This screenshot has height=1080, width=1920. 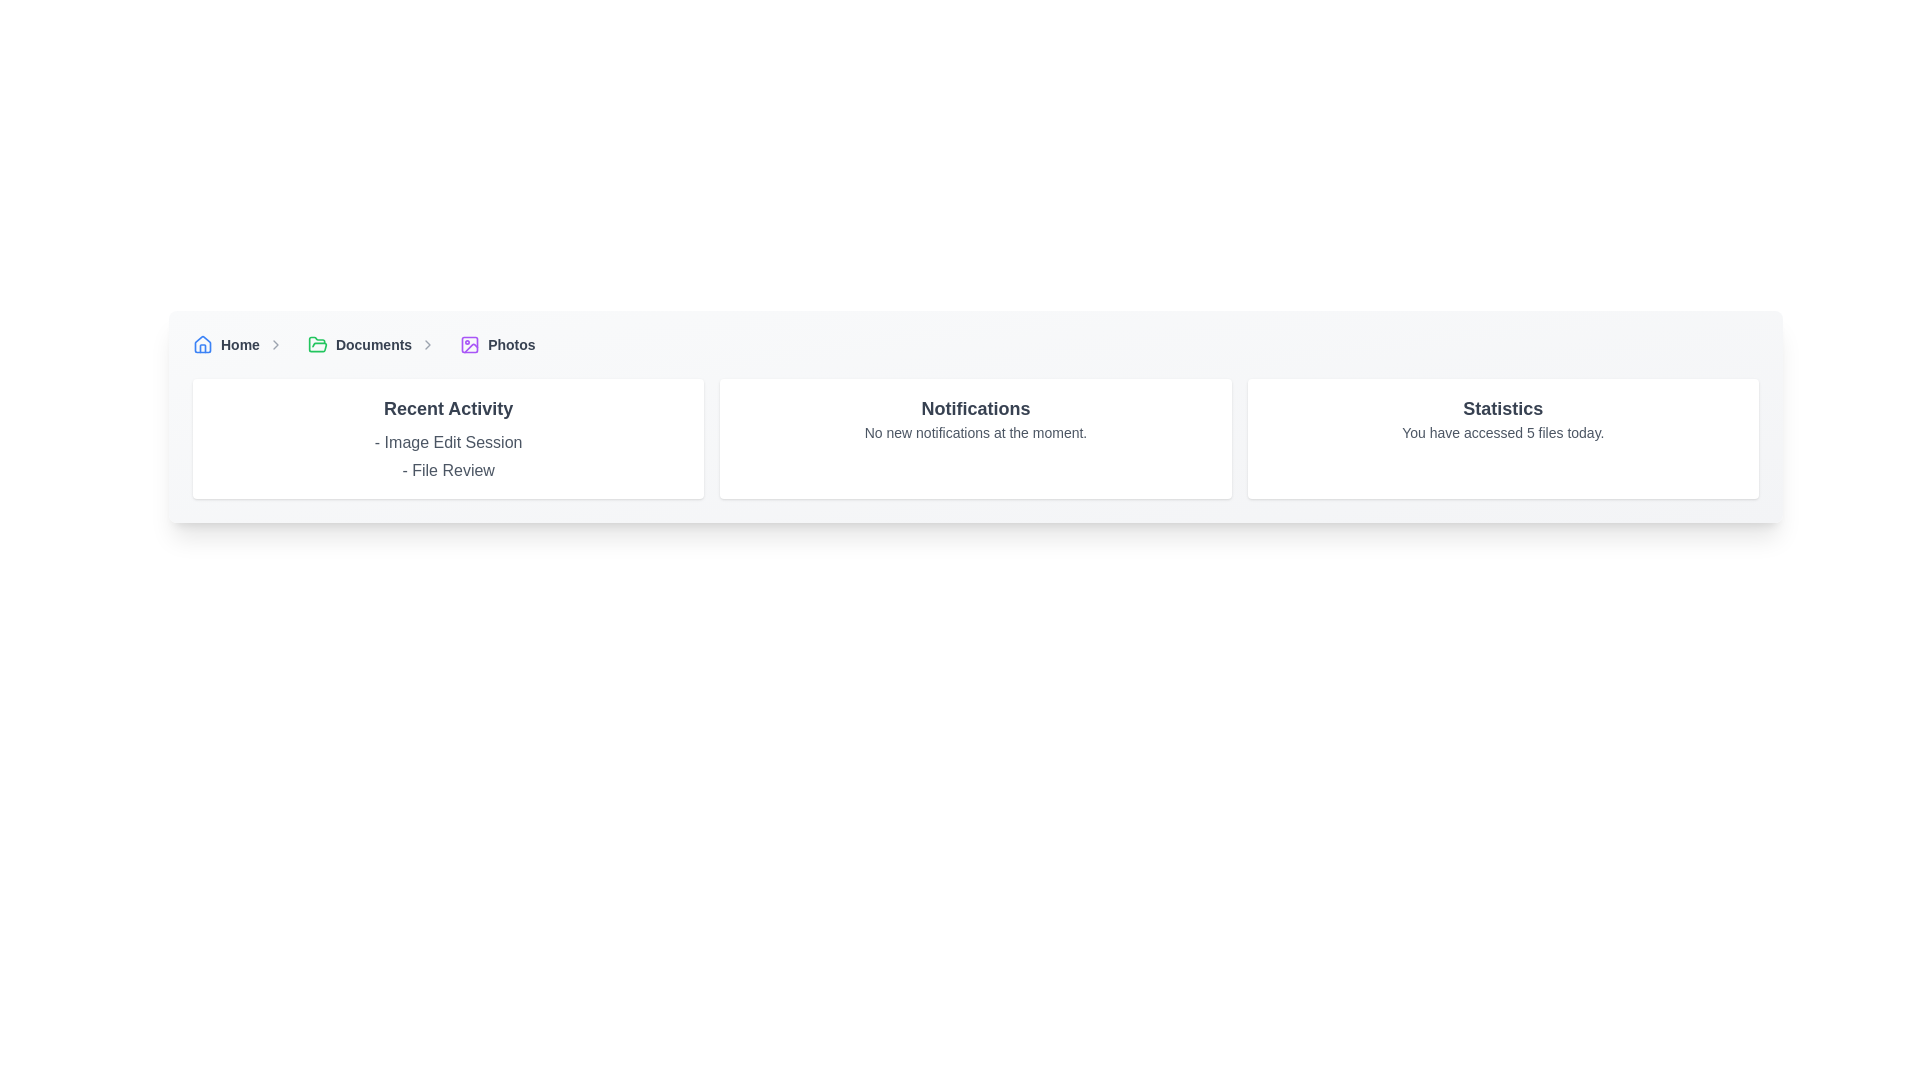 What do you see at coordinates (316, 343) in the screenshot?
I see `the 'Documents' navigation icon, located` at bounding box center [316, 343].